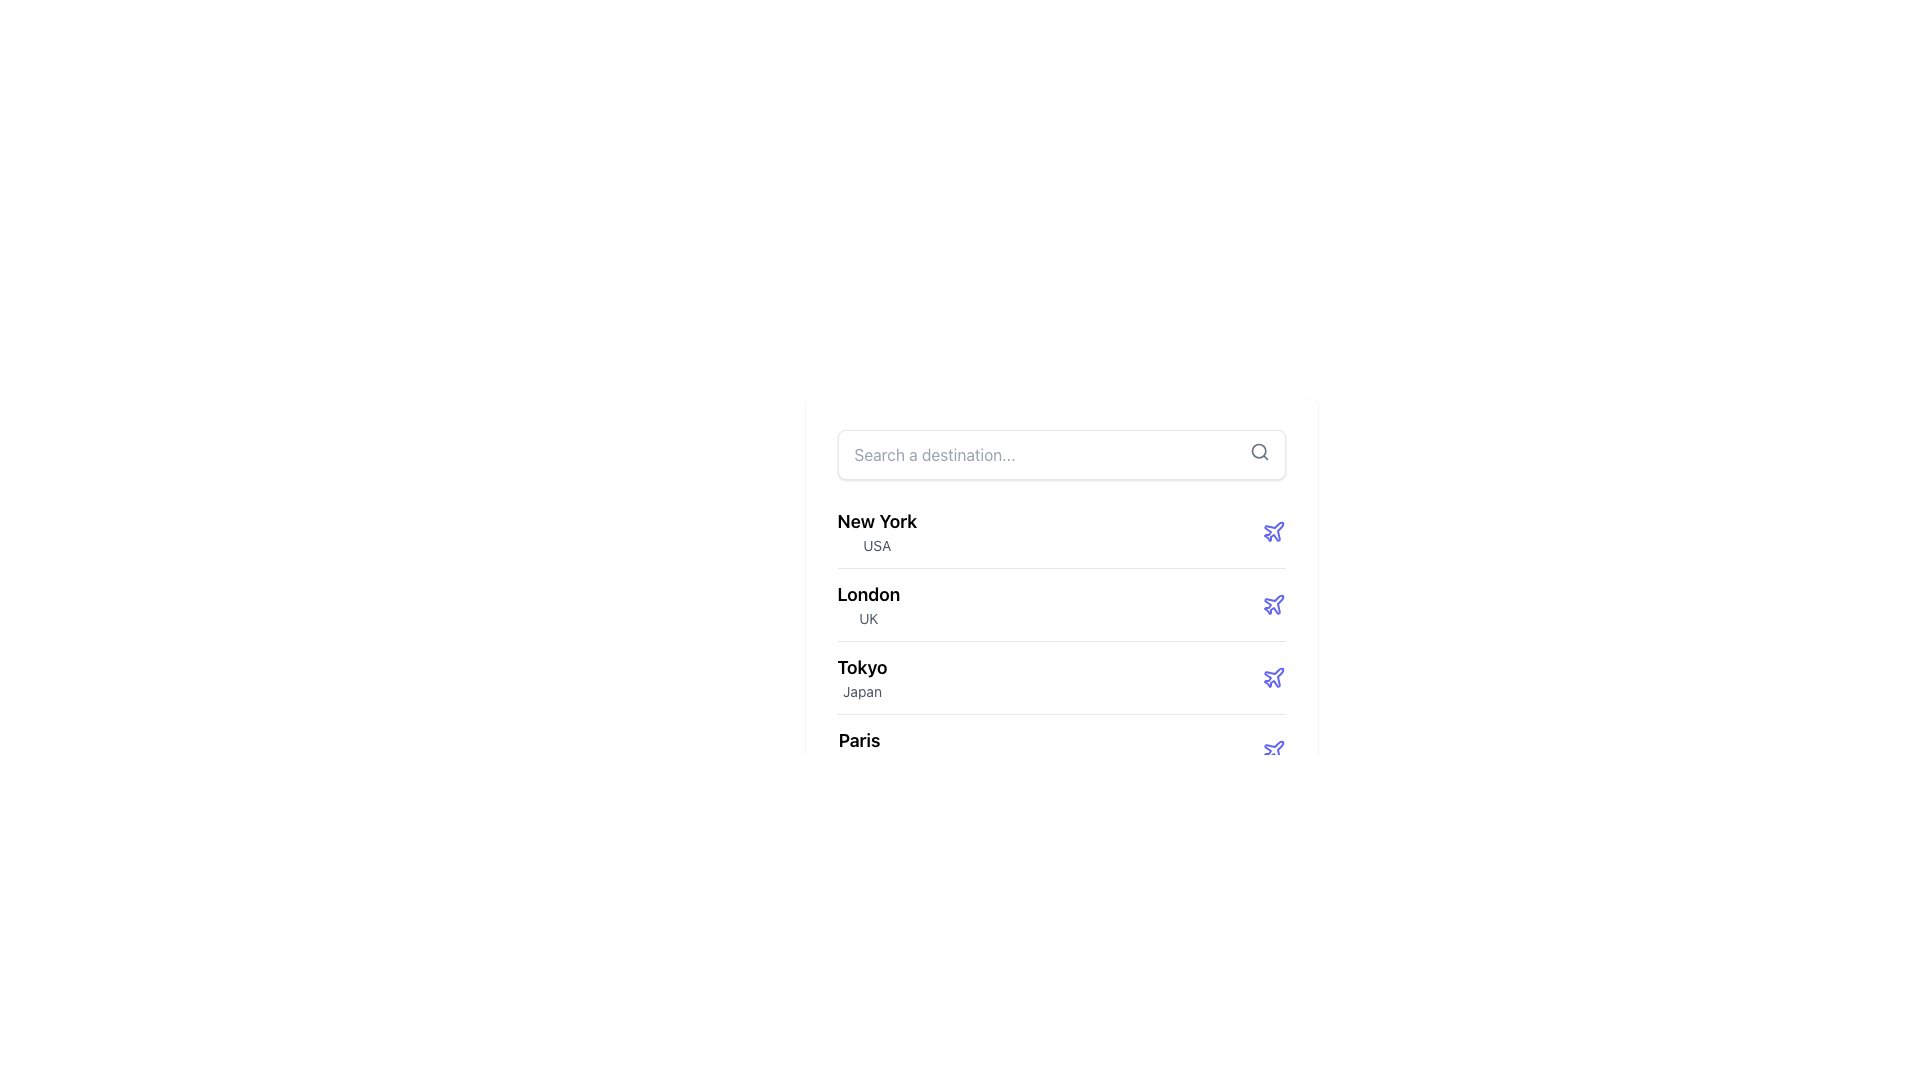  Describe the element at coordinates (1060, 603) in the screenshot. I see `the second list item displaying the location 'London, UK'` at that location.